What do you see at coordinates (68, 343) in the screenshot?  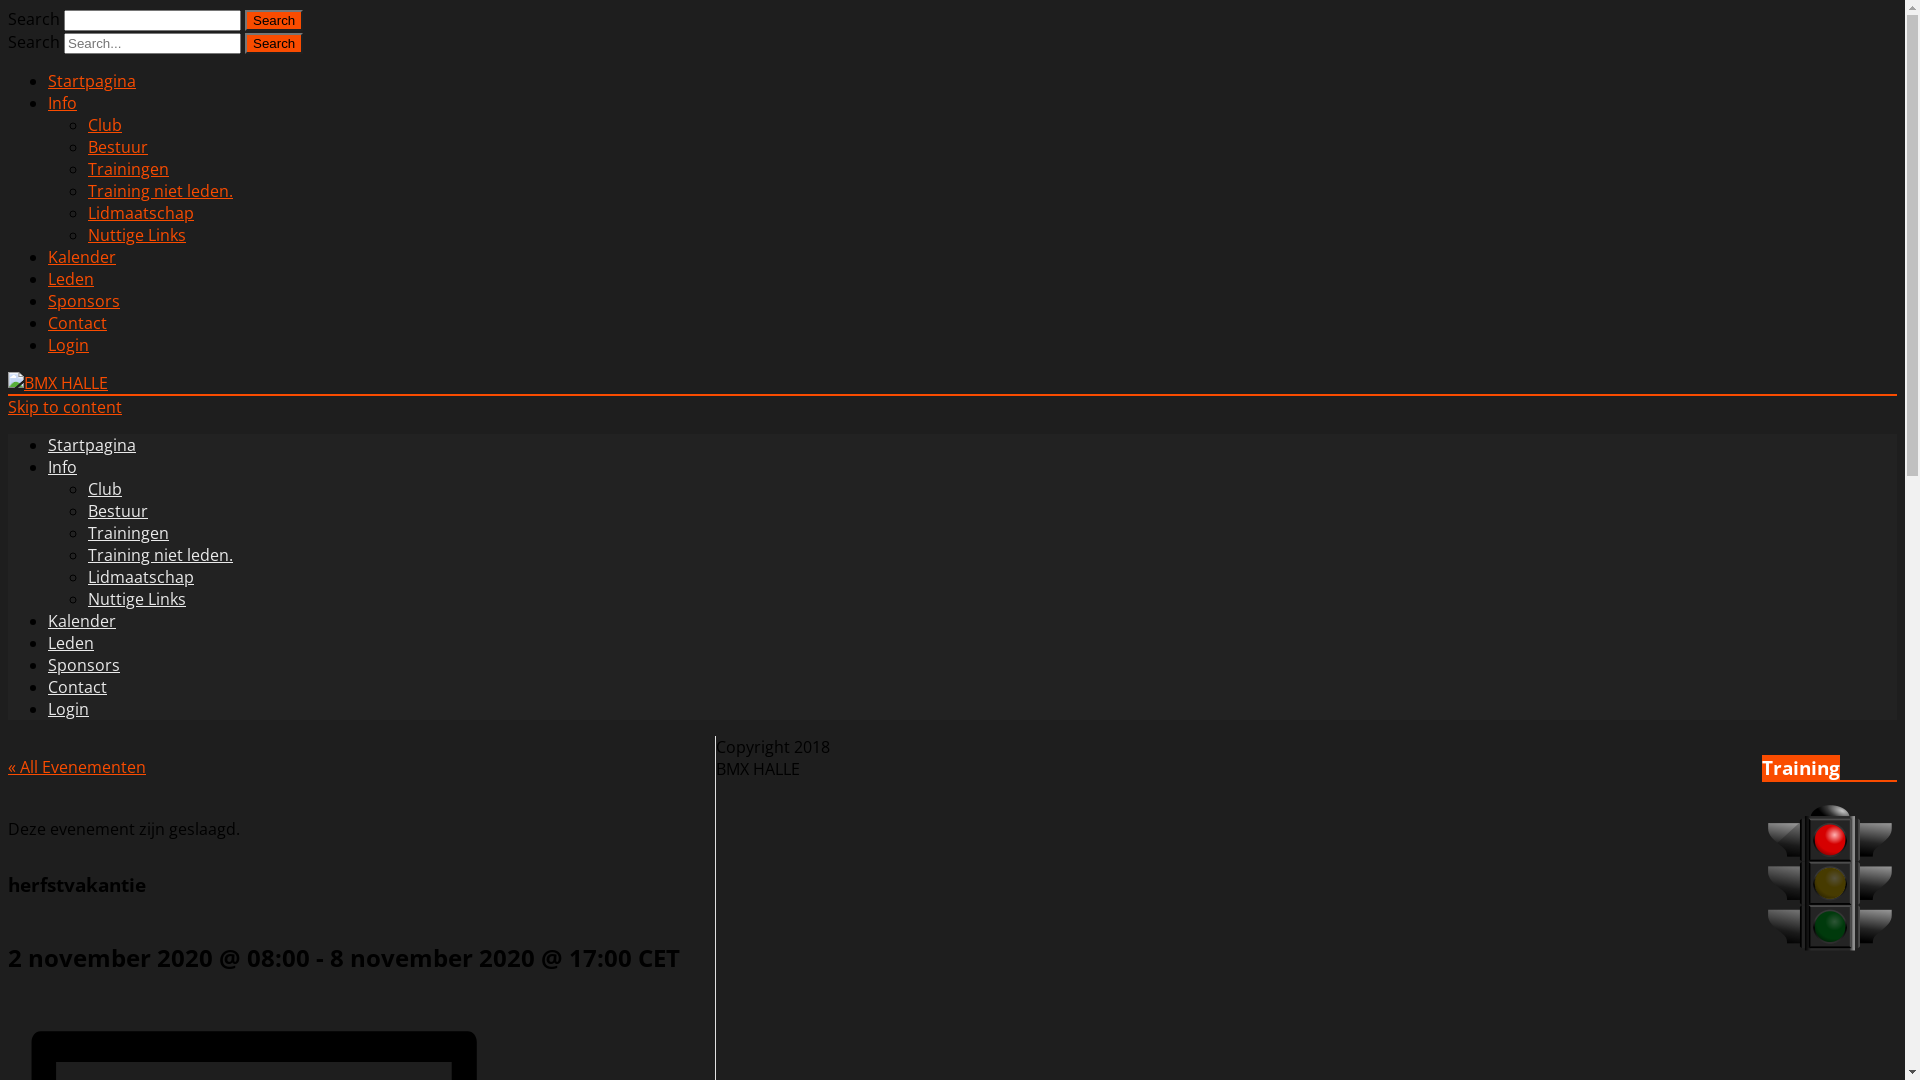 I see `'Login'` at bounding box center [68, 343].